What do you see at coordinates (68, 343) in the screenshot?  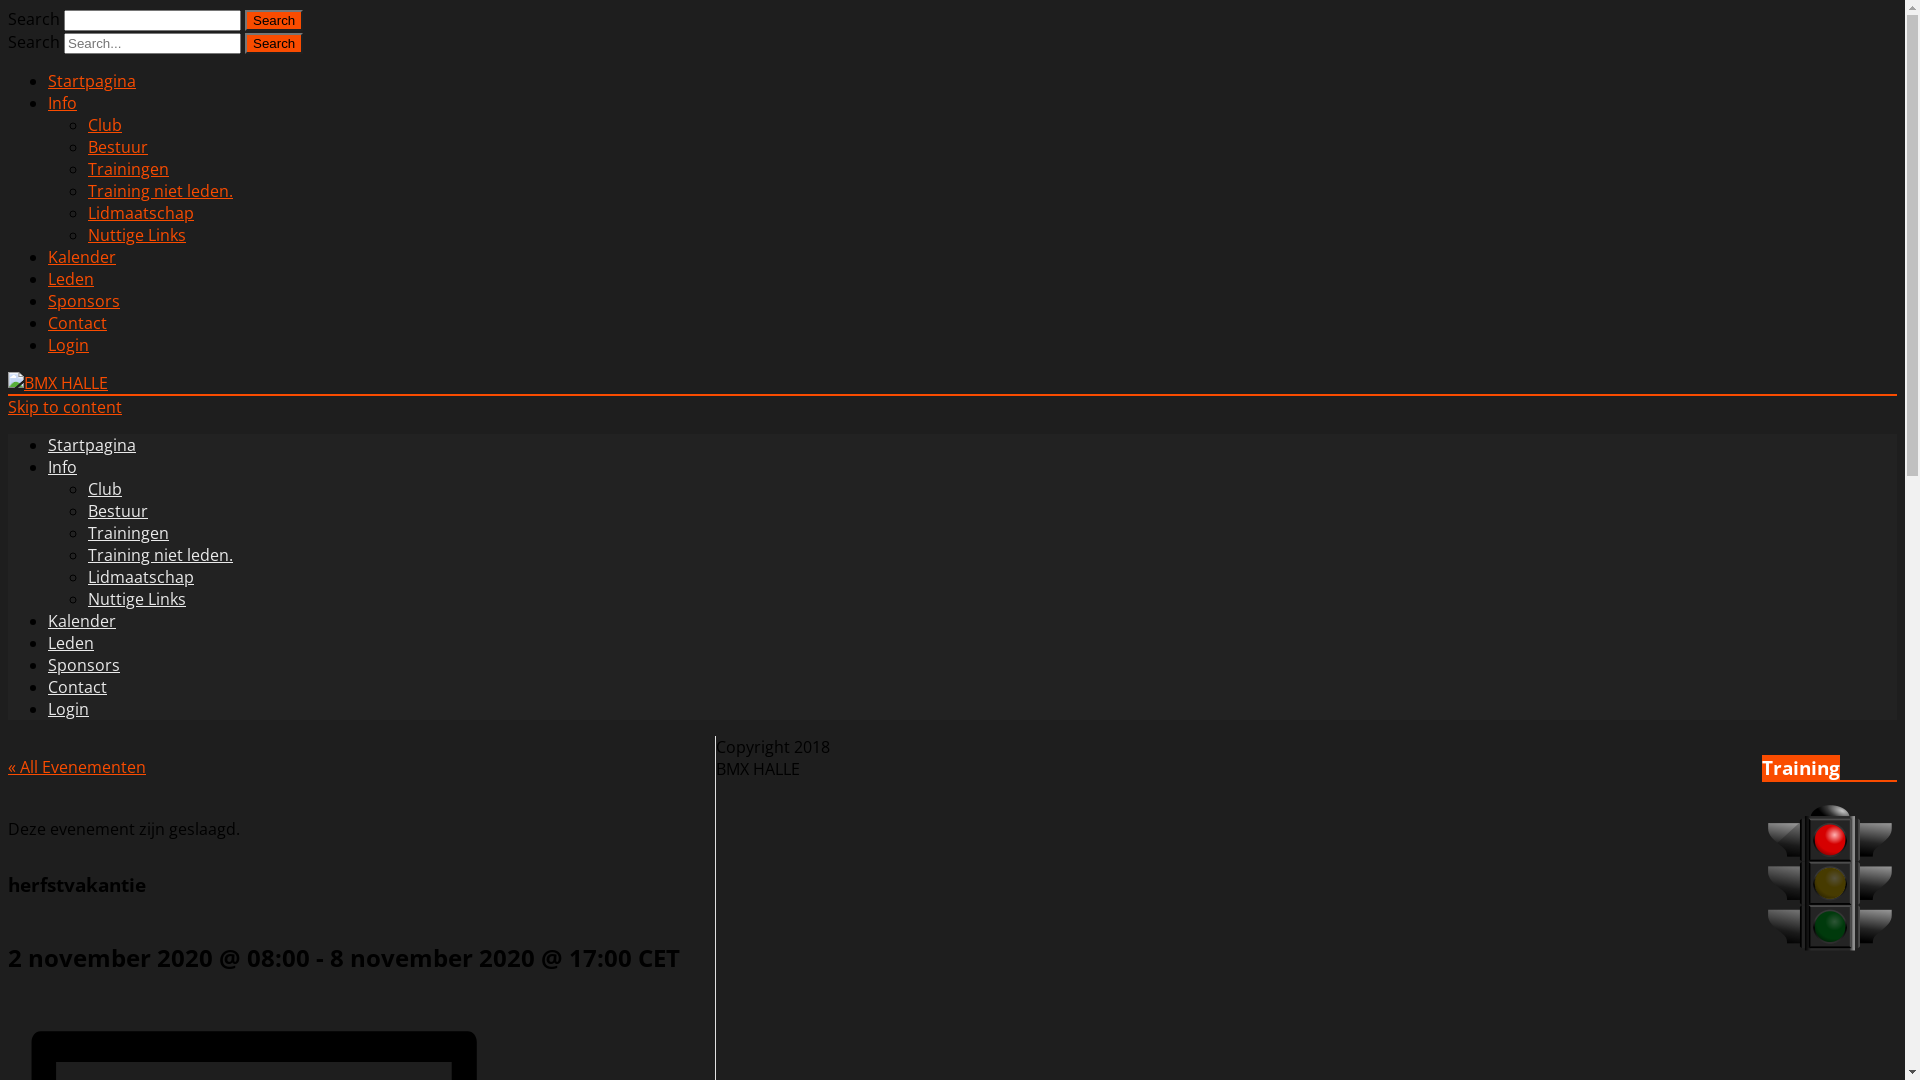 I see `'Login'` at bounding box center [68, 343].